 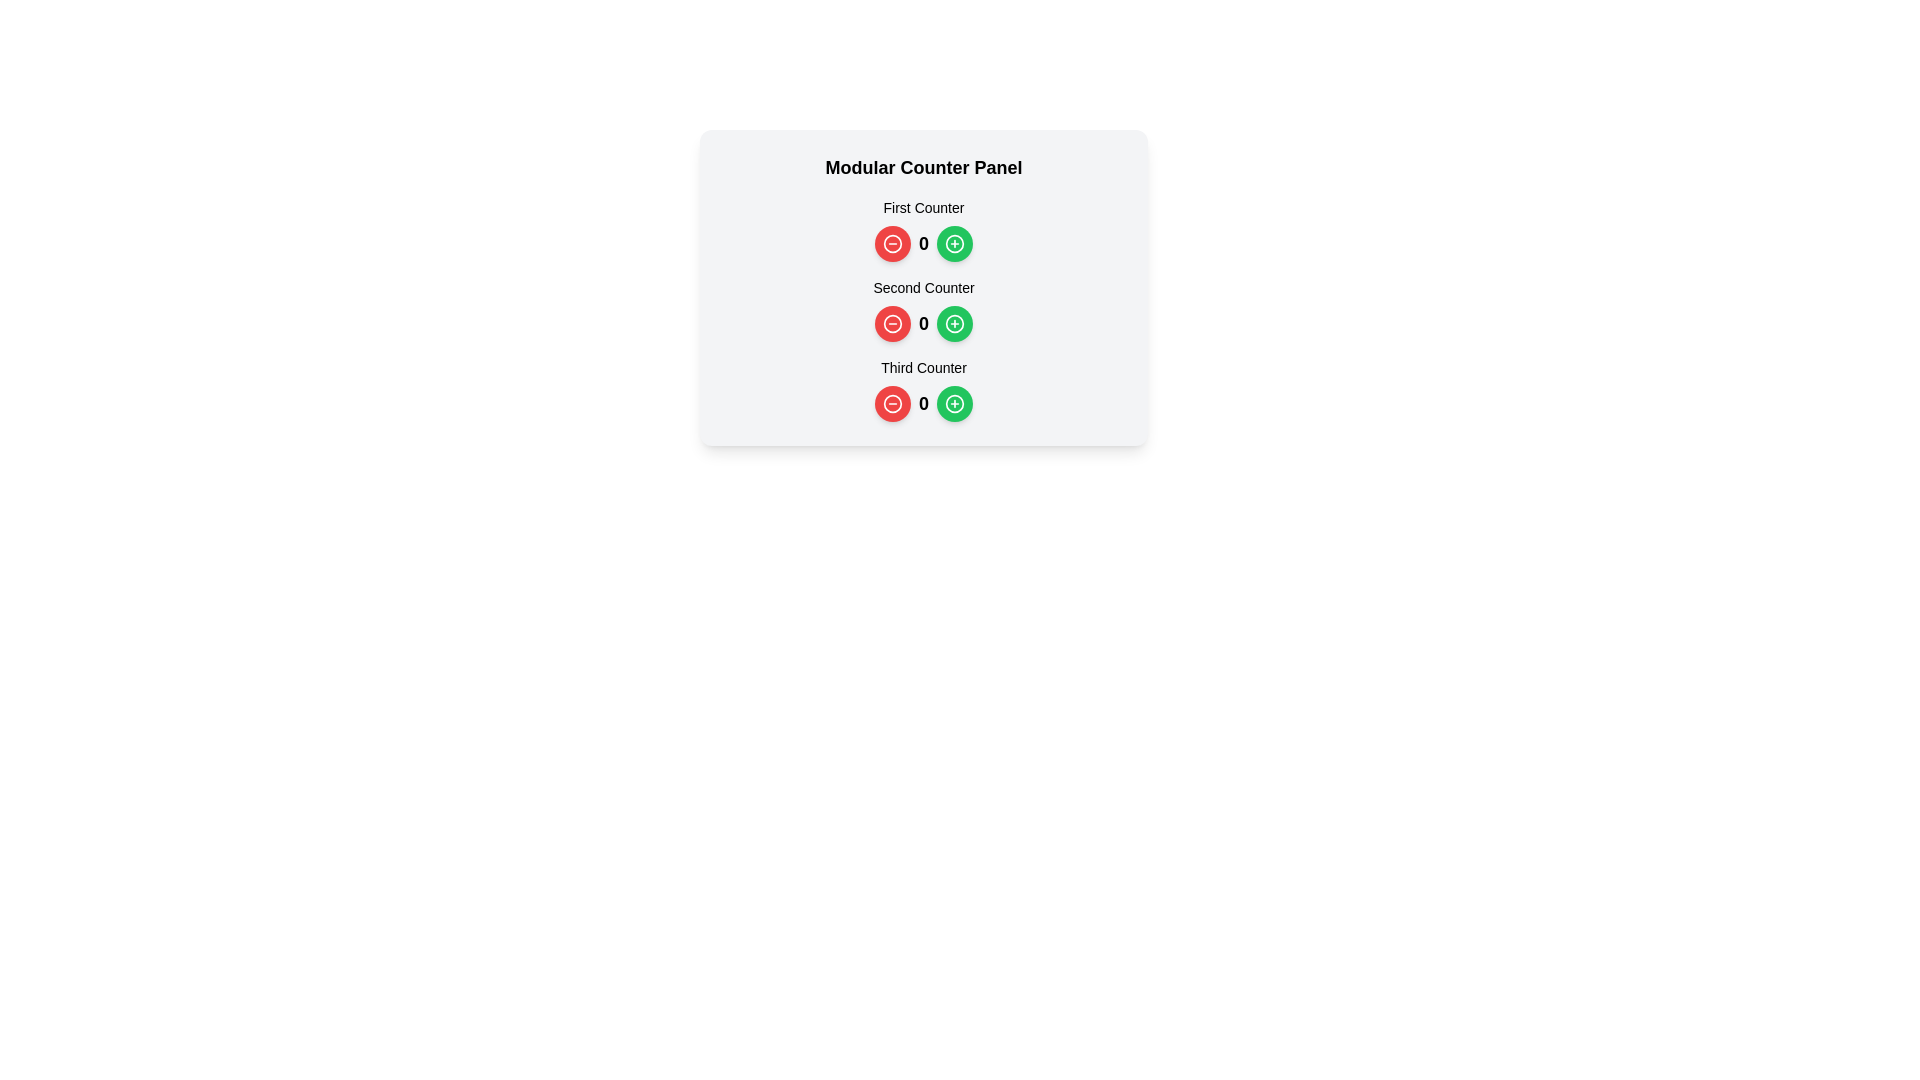 I want to click on the increment button of the 'Third Counter' UI Component to increase the count, so click(x=923, y=389).